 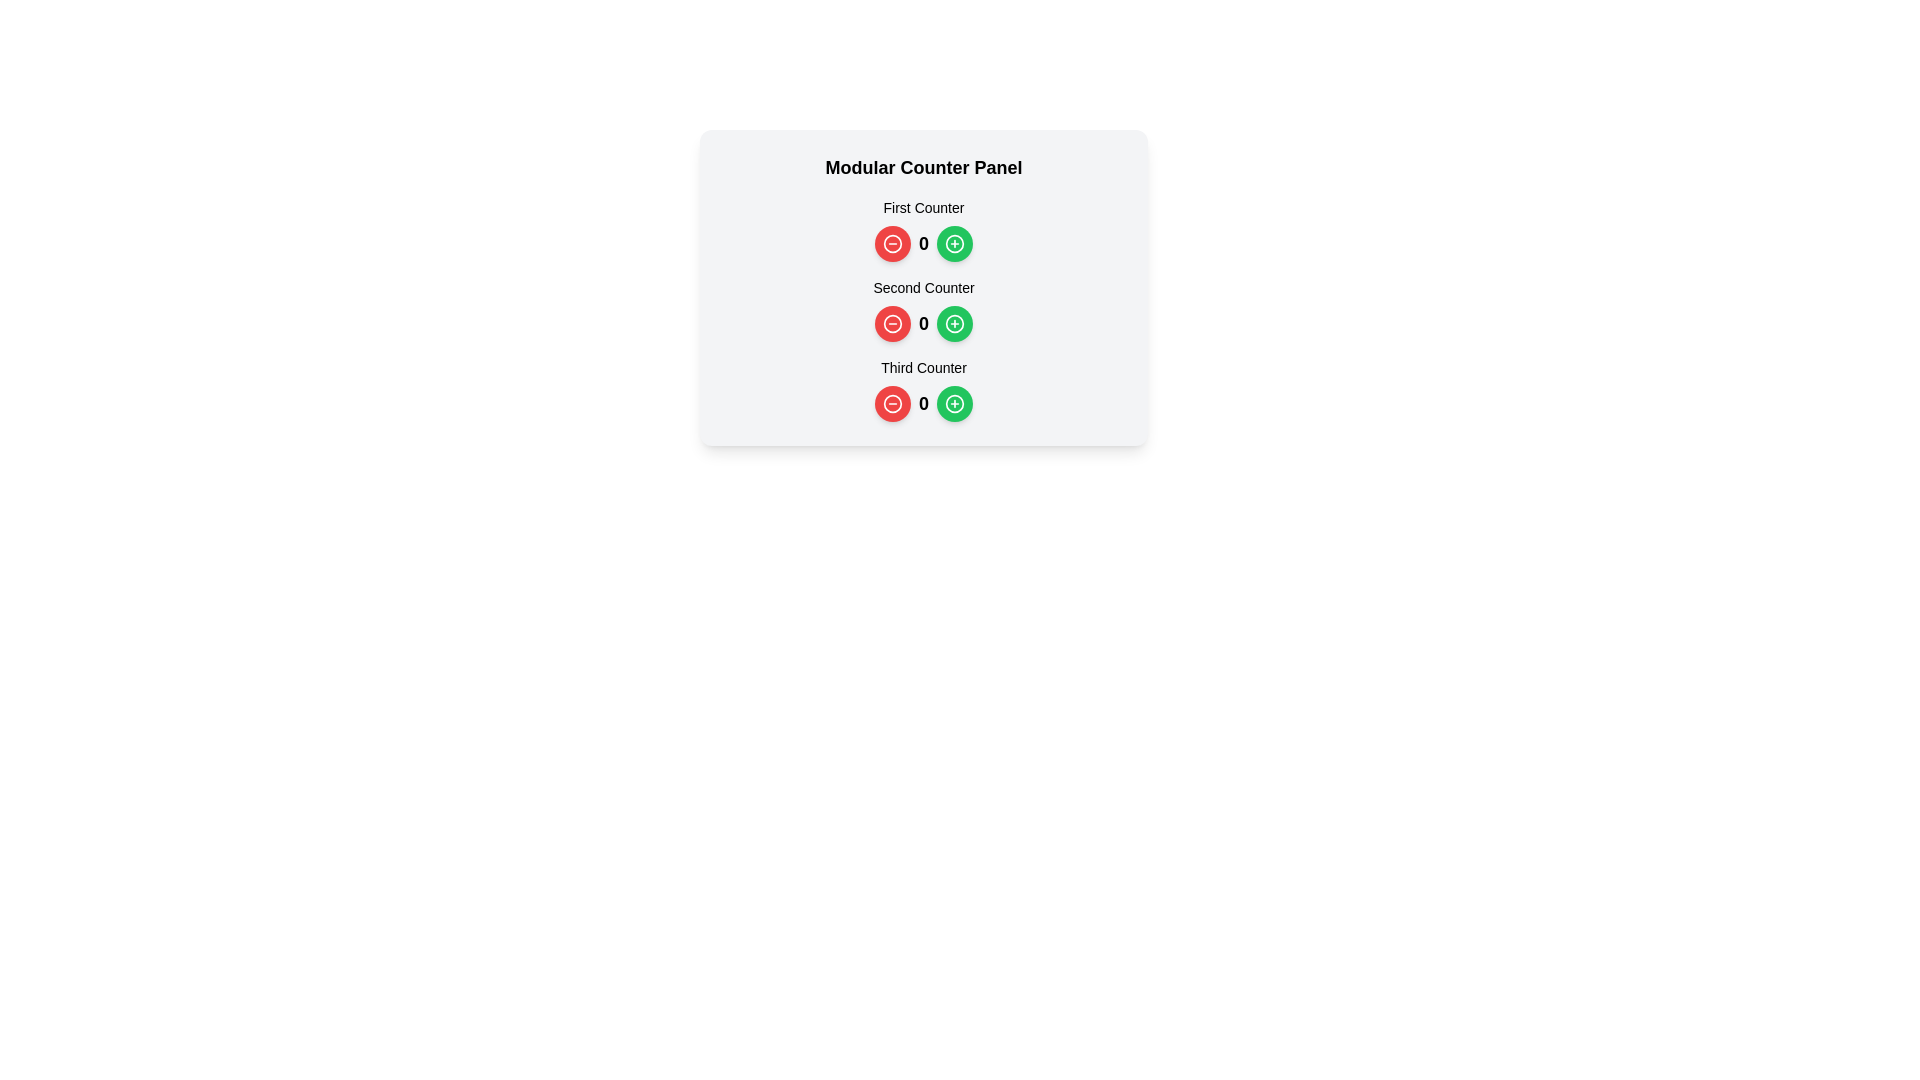 I want to click on the increment button of the 'Third Counter' UI Component to increase the count, so click(x=923, y=389).